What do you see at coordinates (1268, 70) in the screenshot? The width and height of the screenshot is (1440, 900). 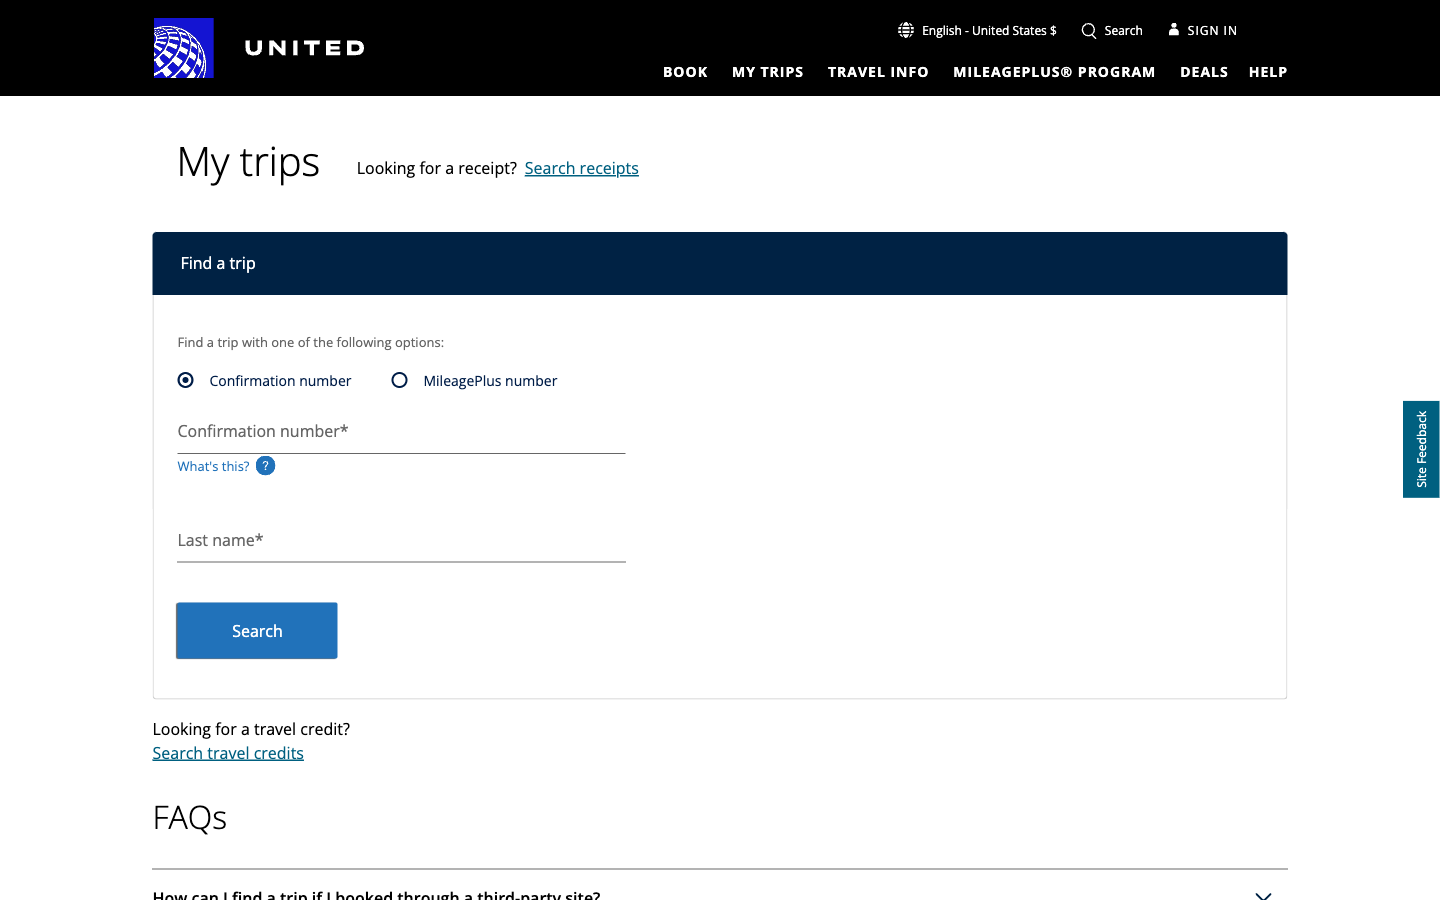 I see `Unclear about the function of confirmation button, move and press the help button for guidance` at bounding box center [1268, 70].